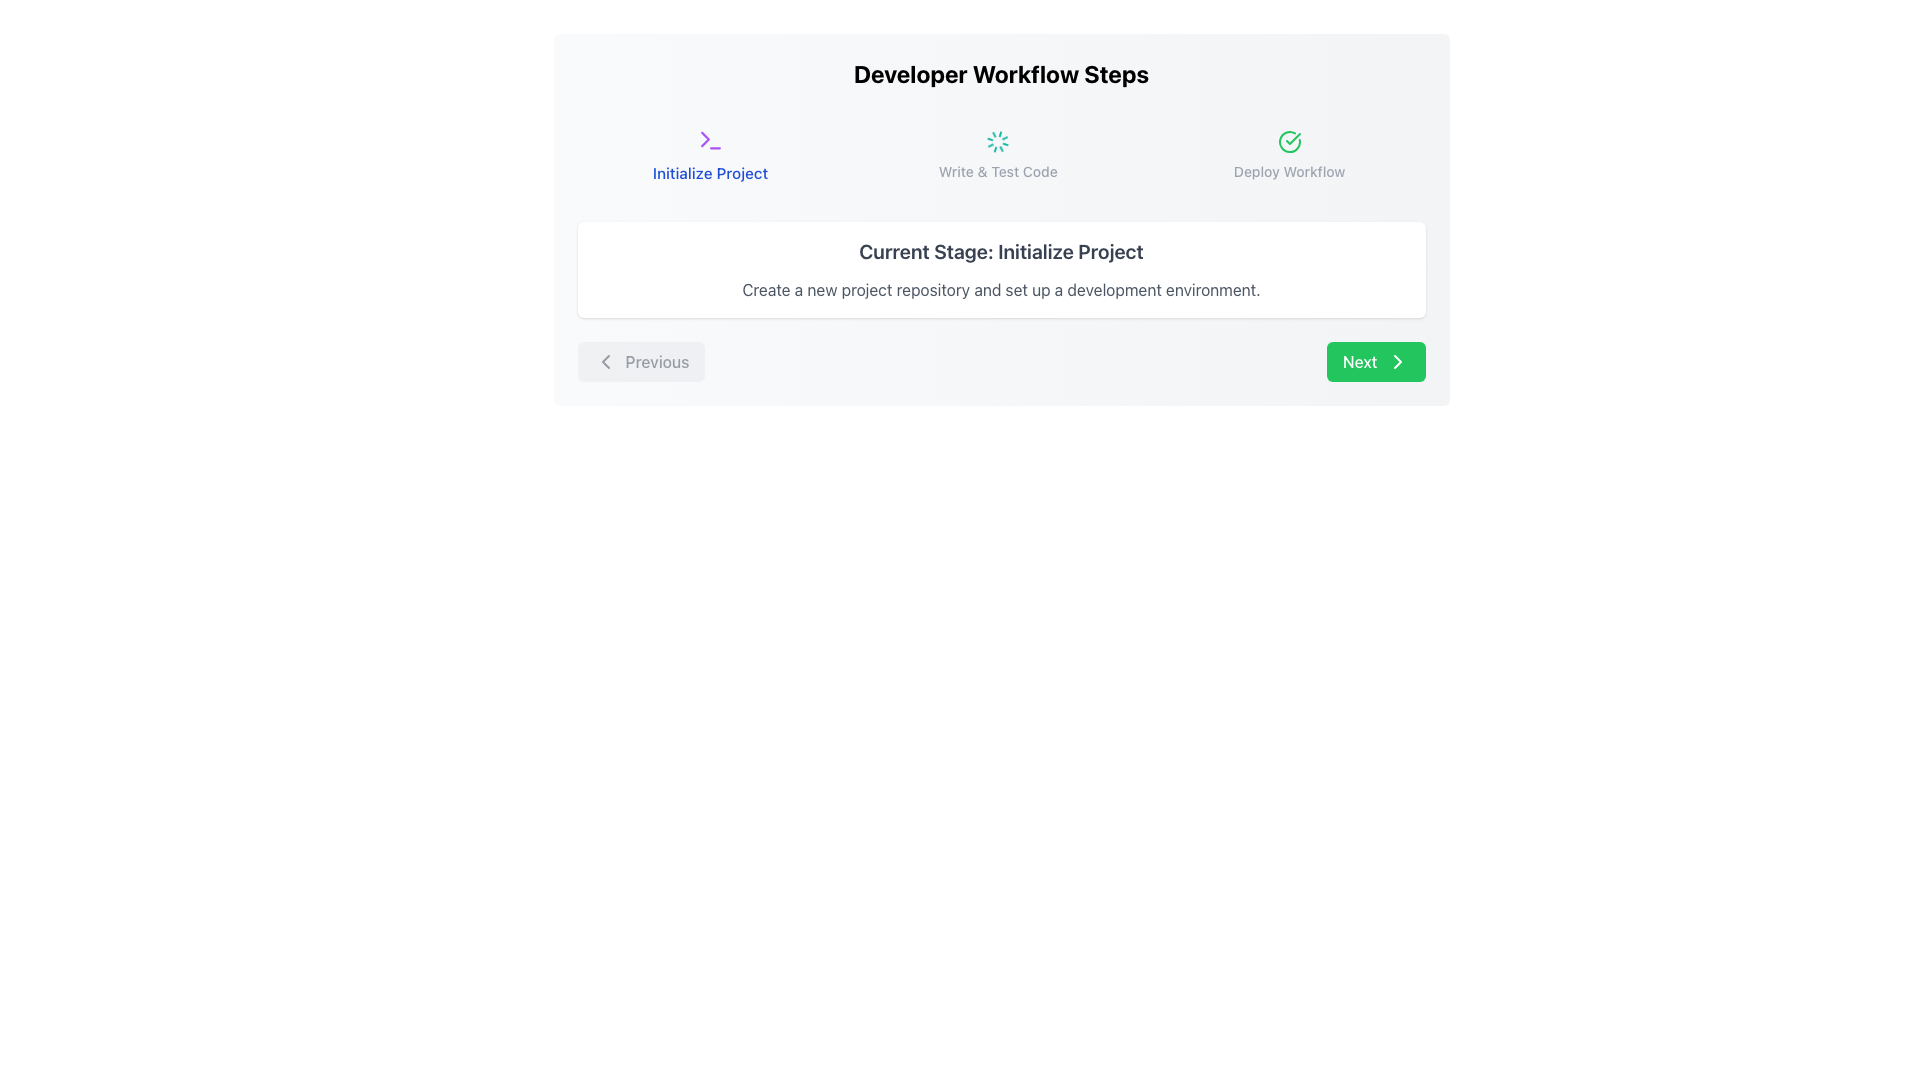  Describe the element at coordinates (710, 139) in the screenshot. I see `the 'Initialize Project' icon located at the top-left region of the 'Initialize Project' section, which is above the corresponding label` at that location.